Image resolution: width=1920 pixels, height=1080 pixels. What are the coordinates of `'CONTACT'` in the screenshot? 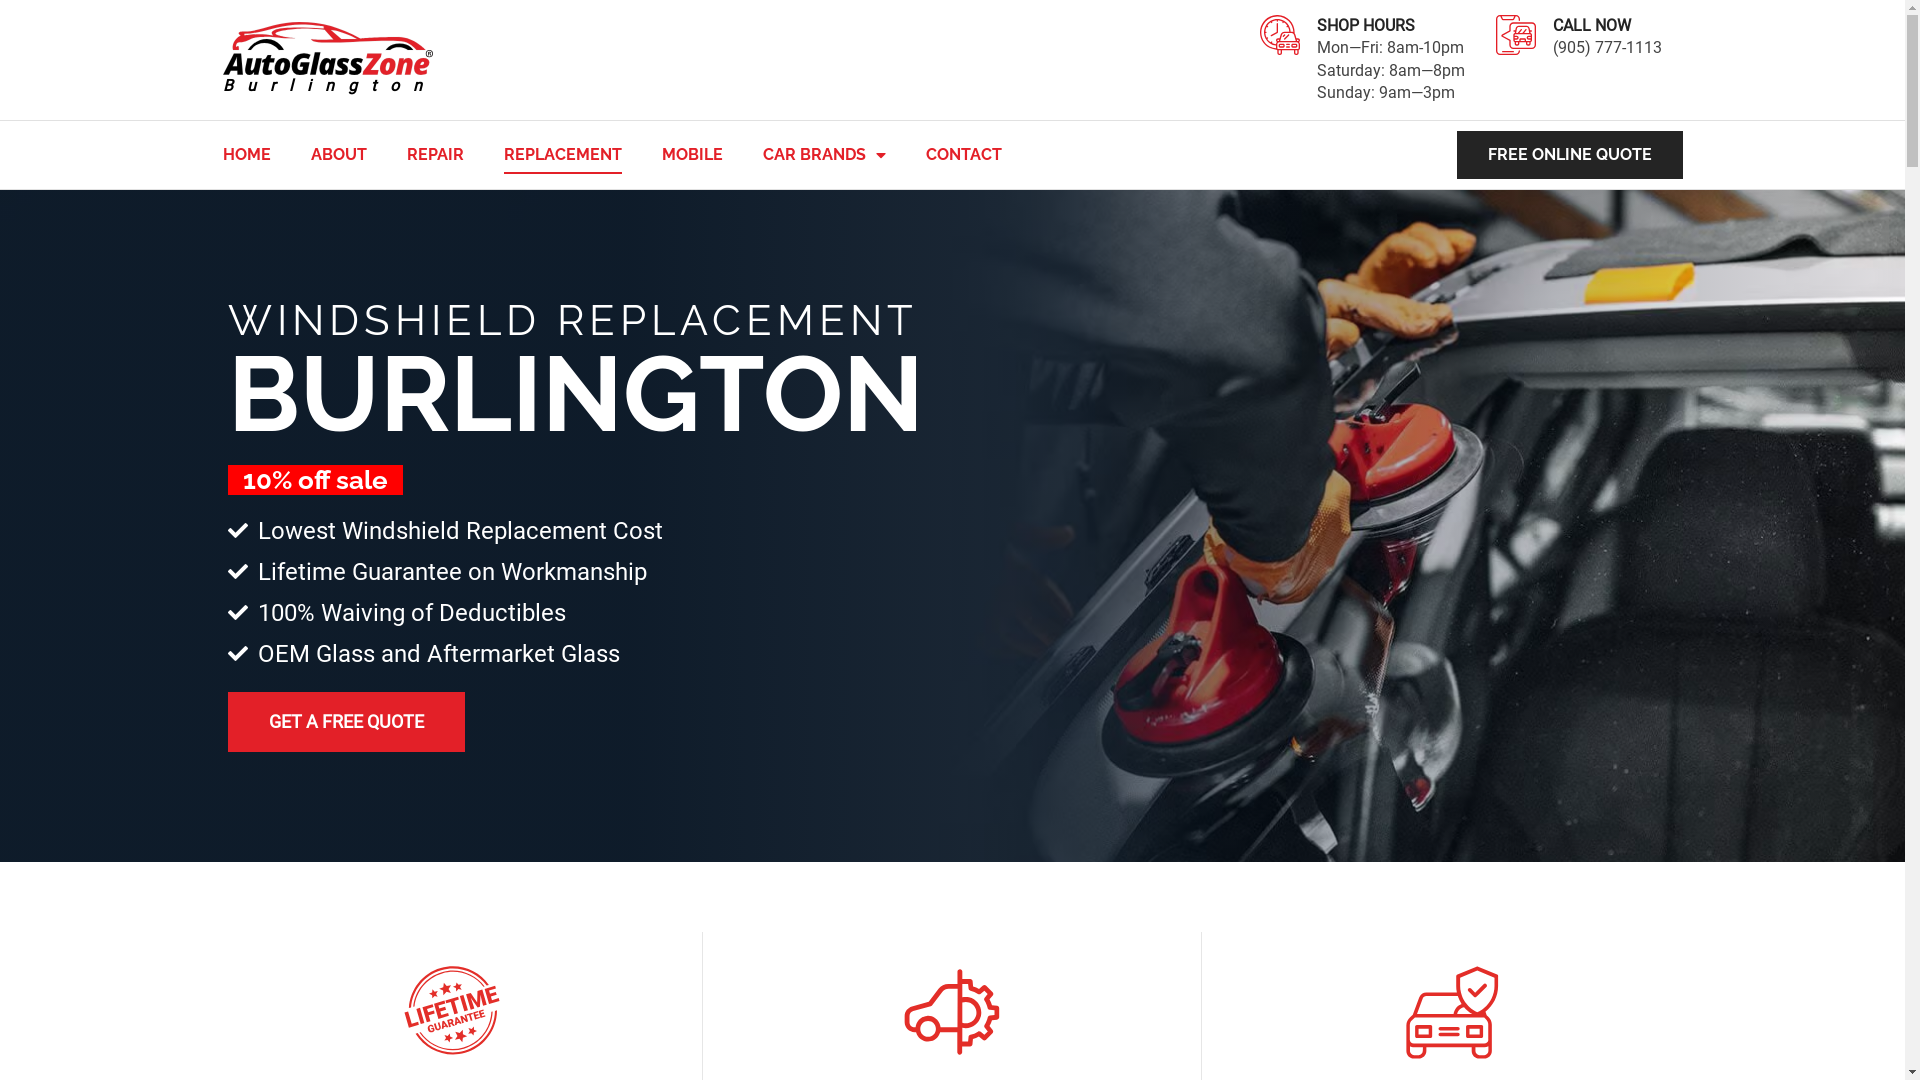 It's located at (964, 153).